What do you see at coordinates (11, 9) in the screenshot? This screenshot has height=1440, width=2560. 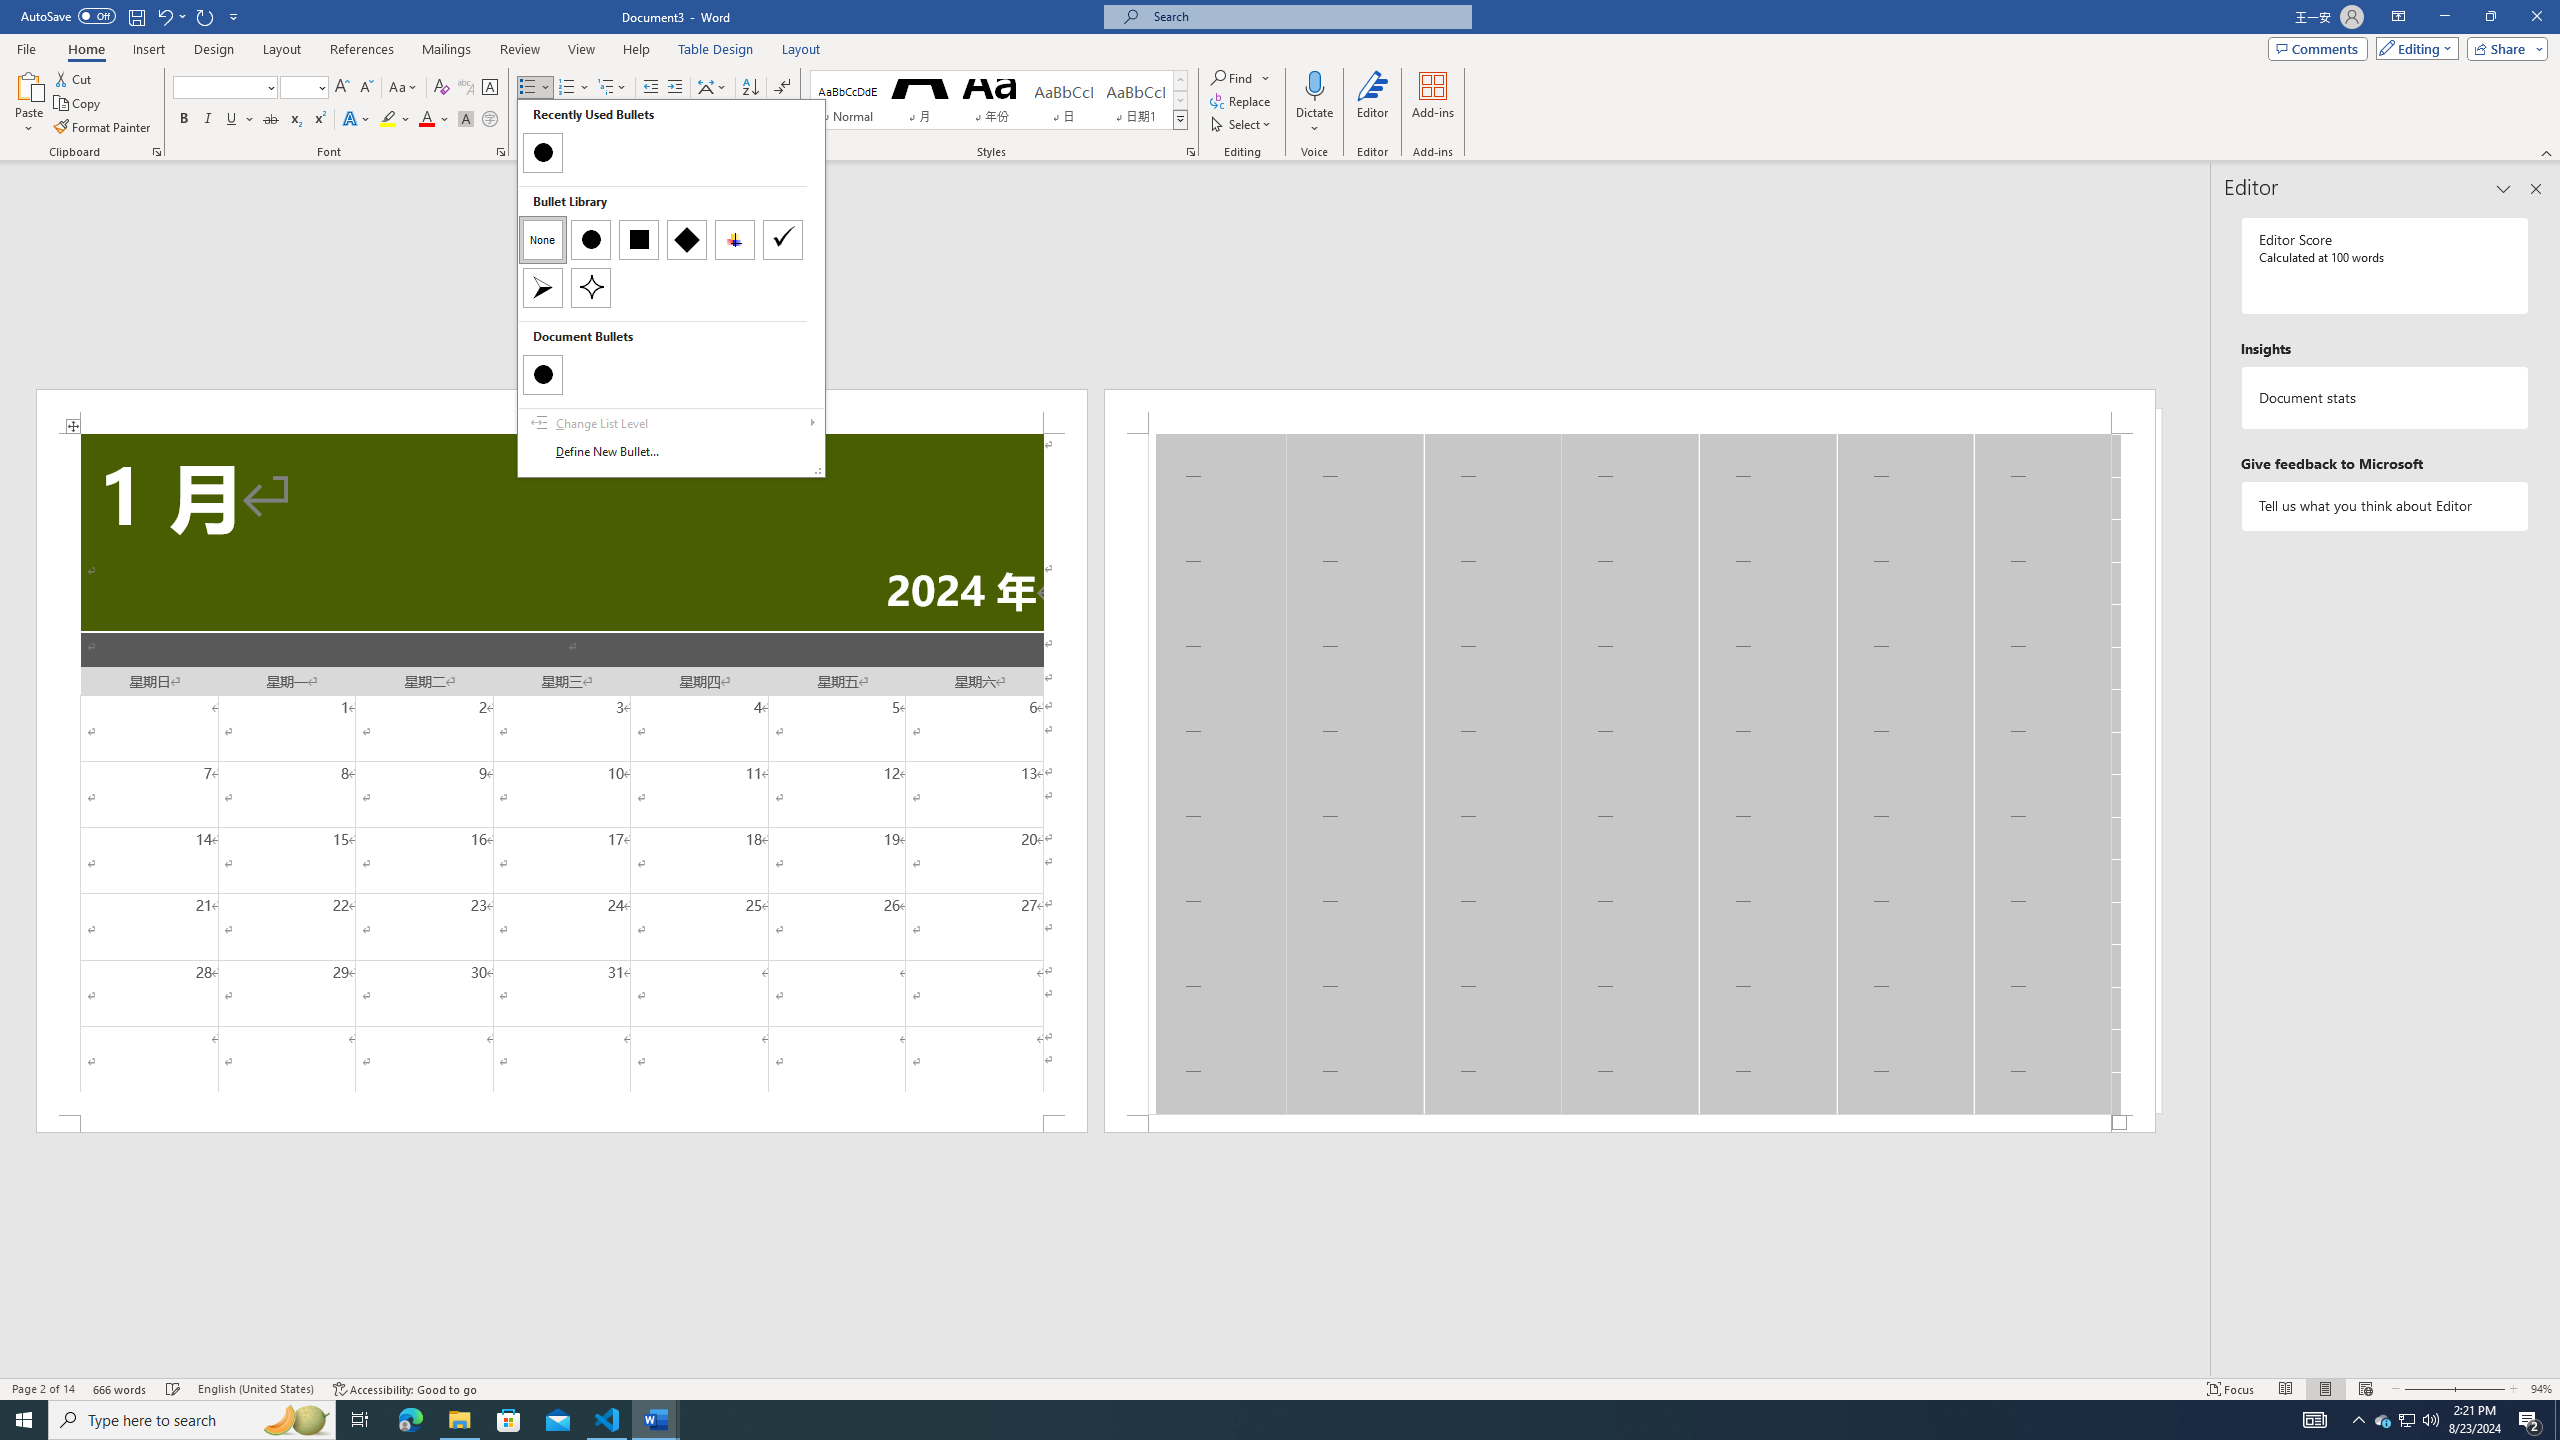 I see `'System'` at bounding box center [11, 9].